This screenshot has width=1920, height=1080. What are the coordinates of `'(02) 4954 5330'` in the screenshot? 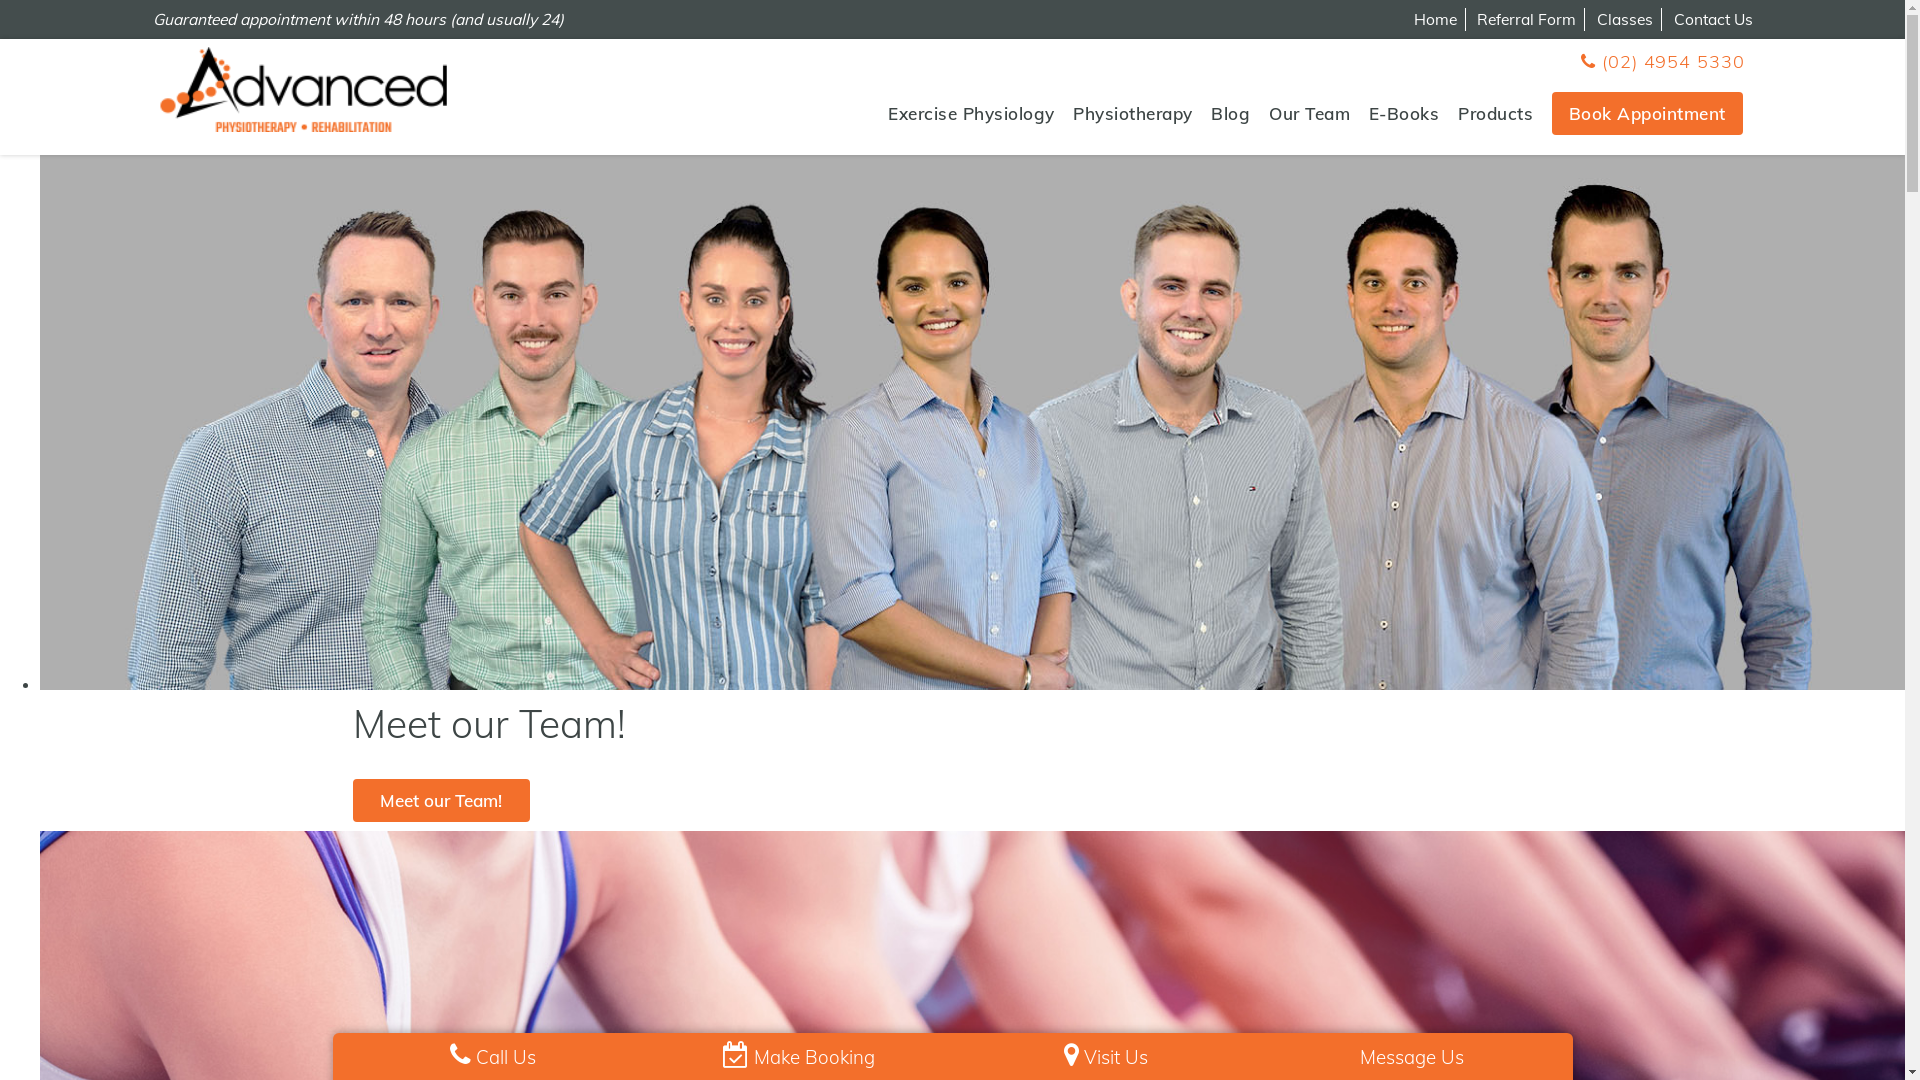 It's located at (1662, 60).